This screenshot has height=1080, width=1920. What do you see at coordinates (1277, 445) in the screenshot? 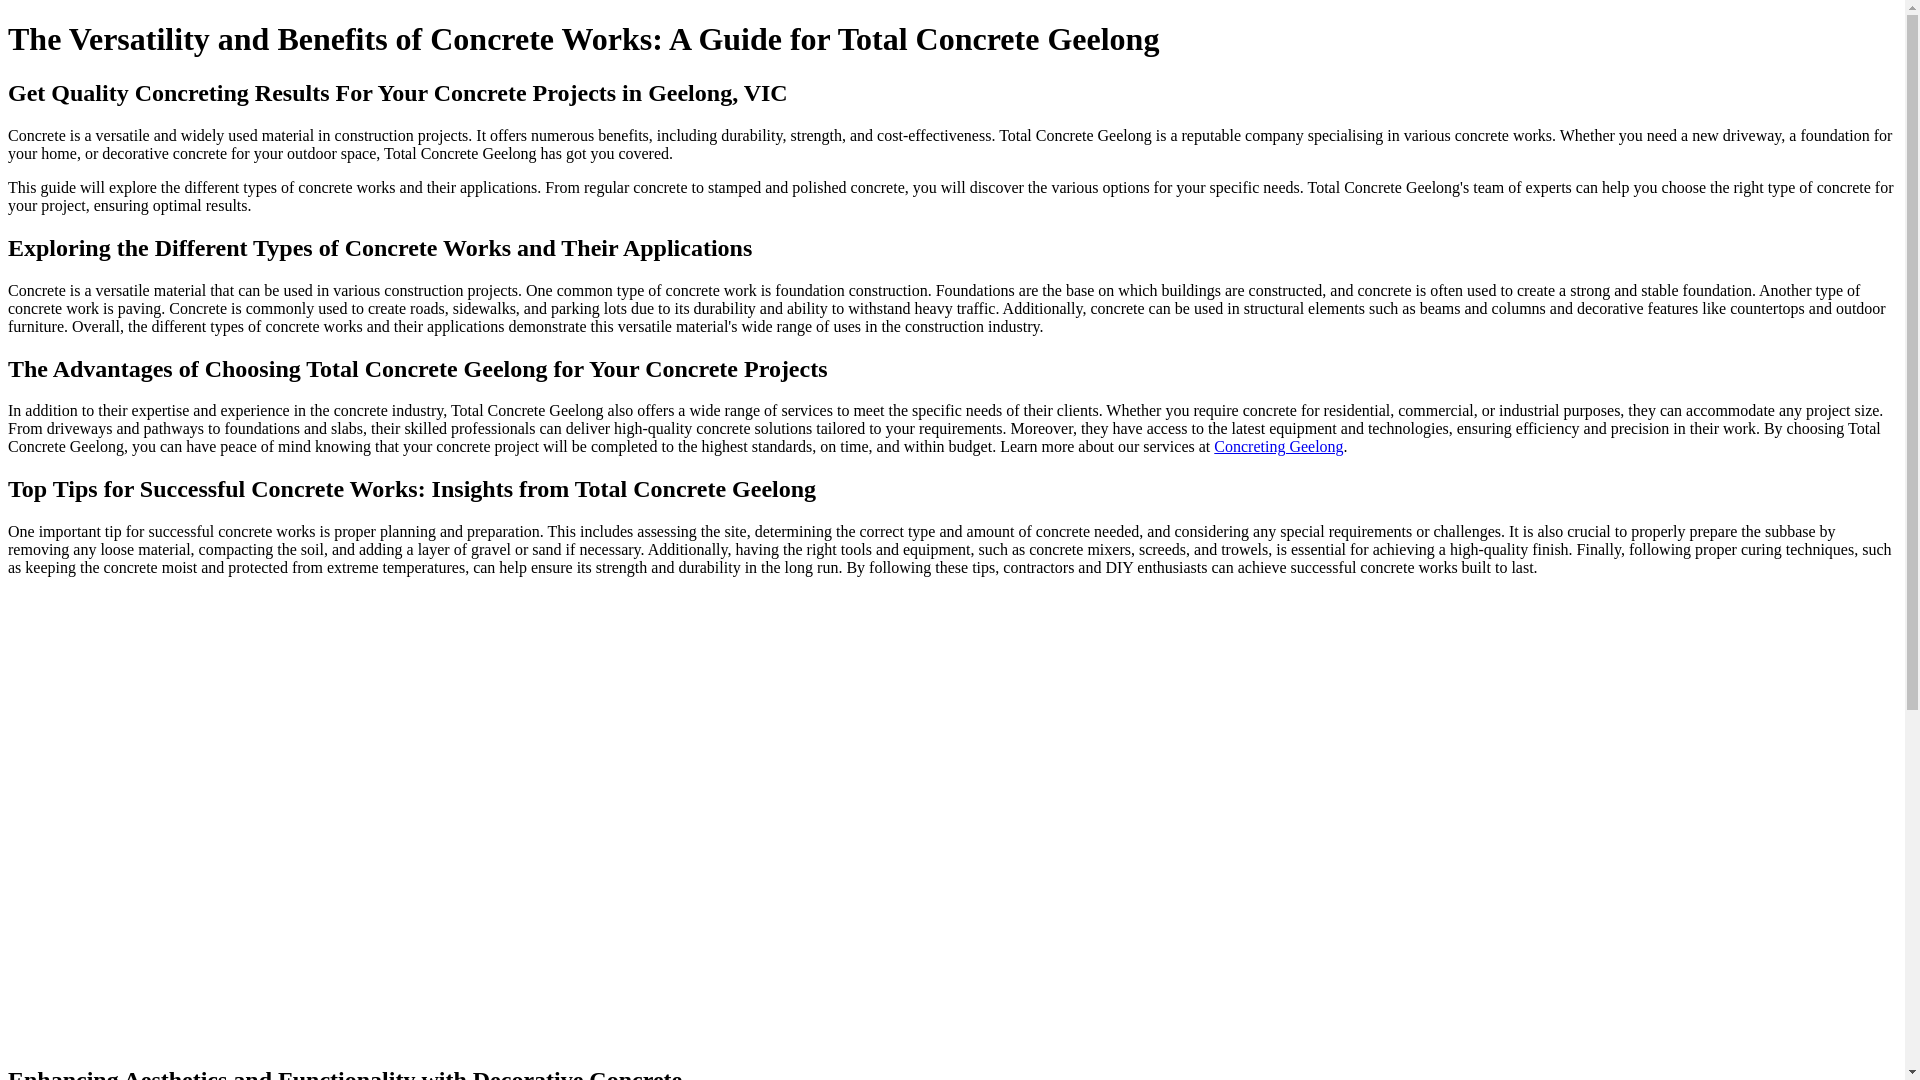
I see `'Concreting Geelong'` at bounding box center [1277, 445].